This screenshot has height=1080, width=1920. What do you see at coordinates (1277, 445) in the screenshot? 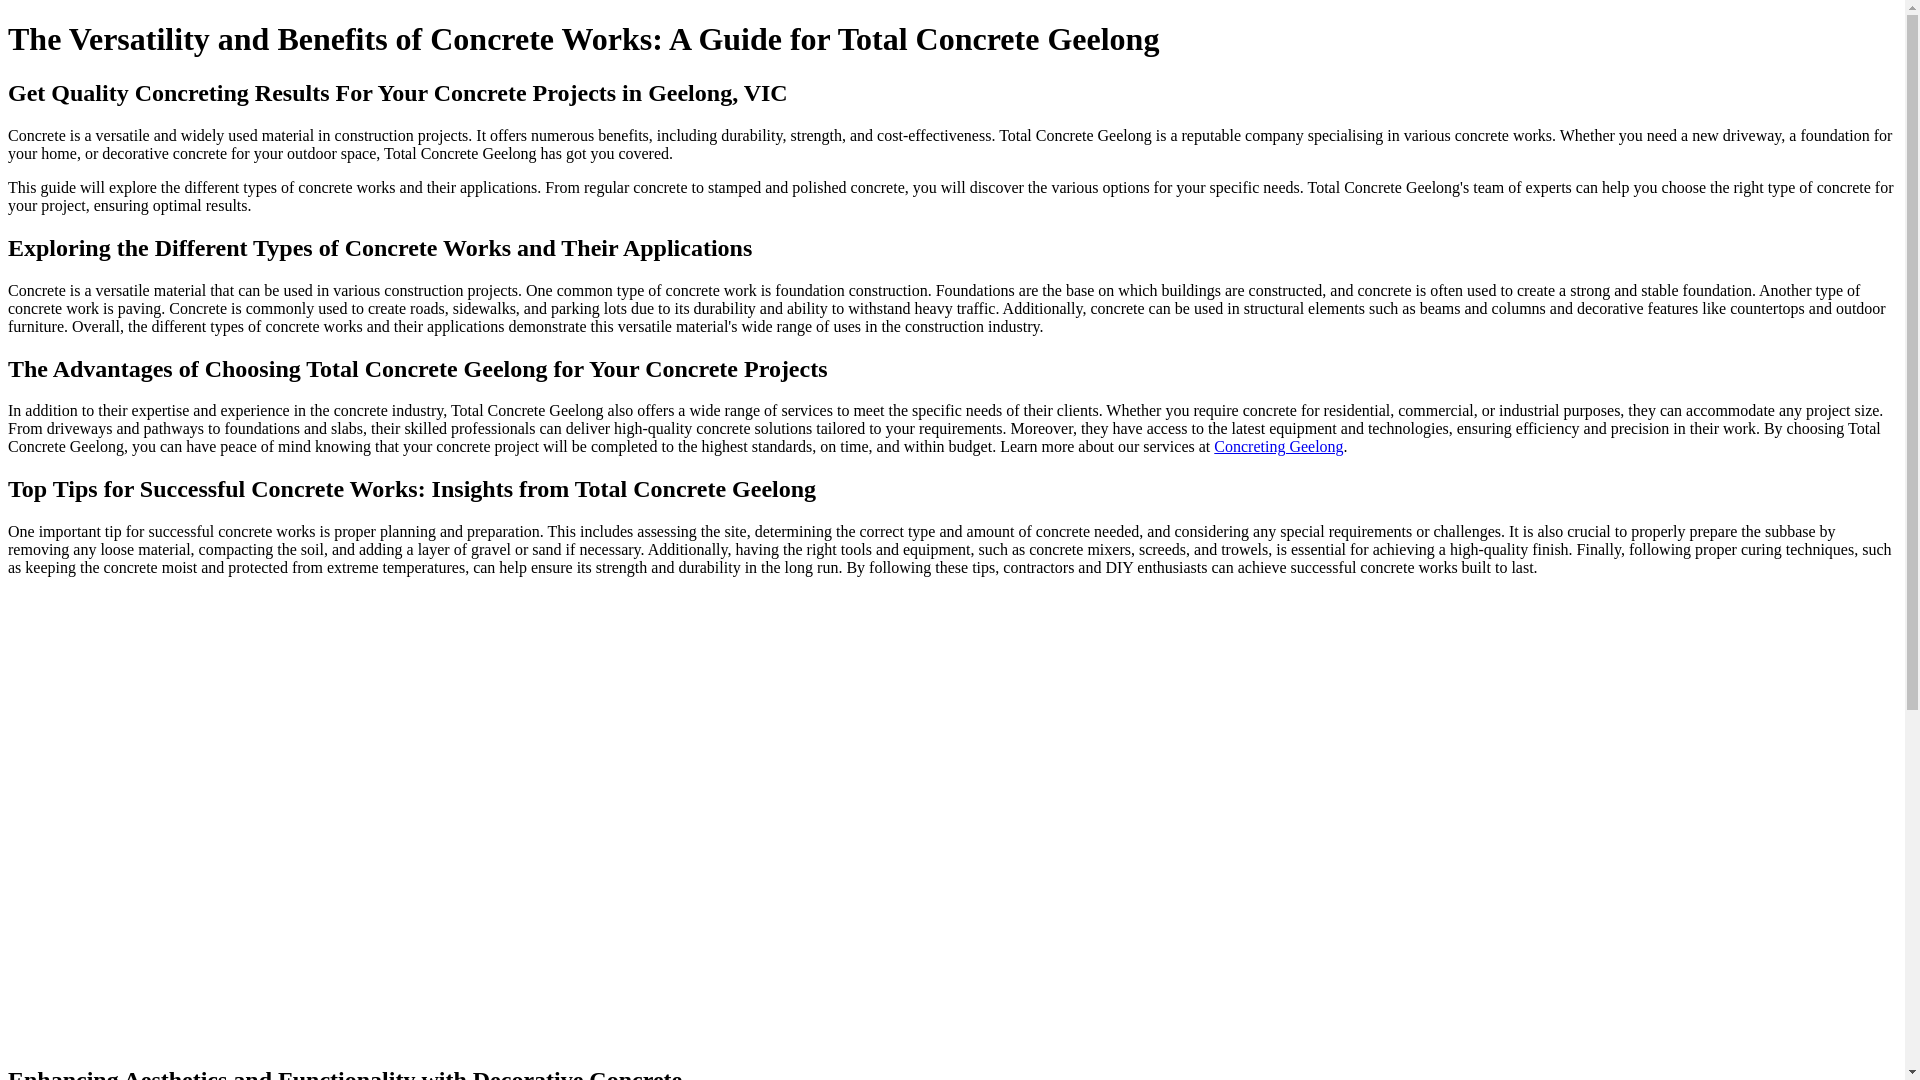
I see `'Concreting Geelong'` at bounding box center [1277, 445].